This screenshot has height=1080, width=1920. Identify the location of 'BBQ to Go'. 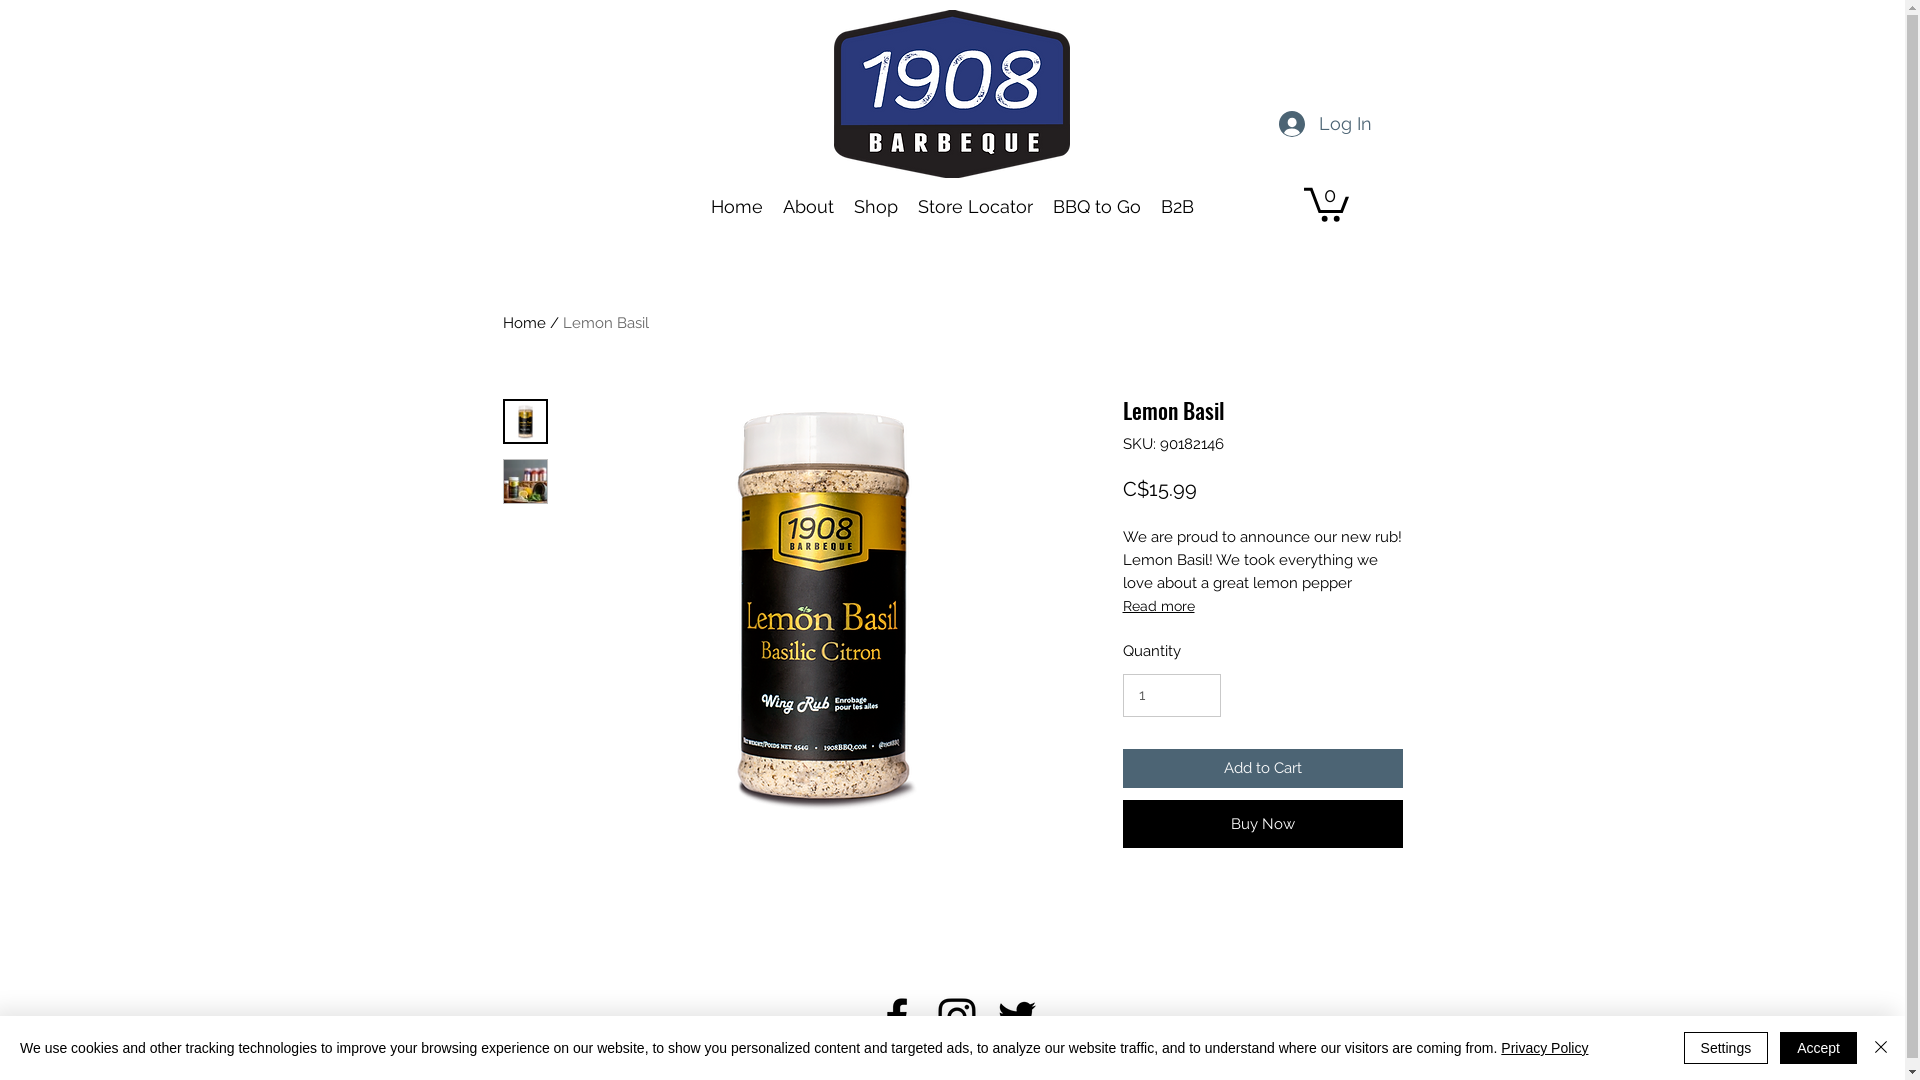
(1096, 207).